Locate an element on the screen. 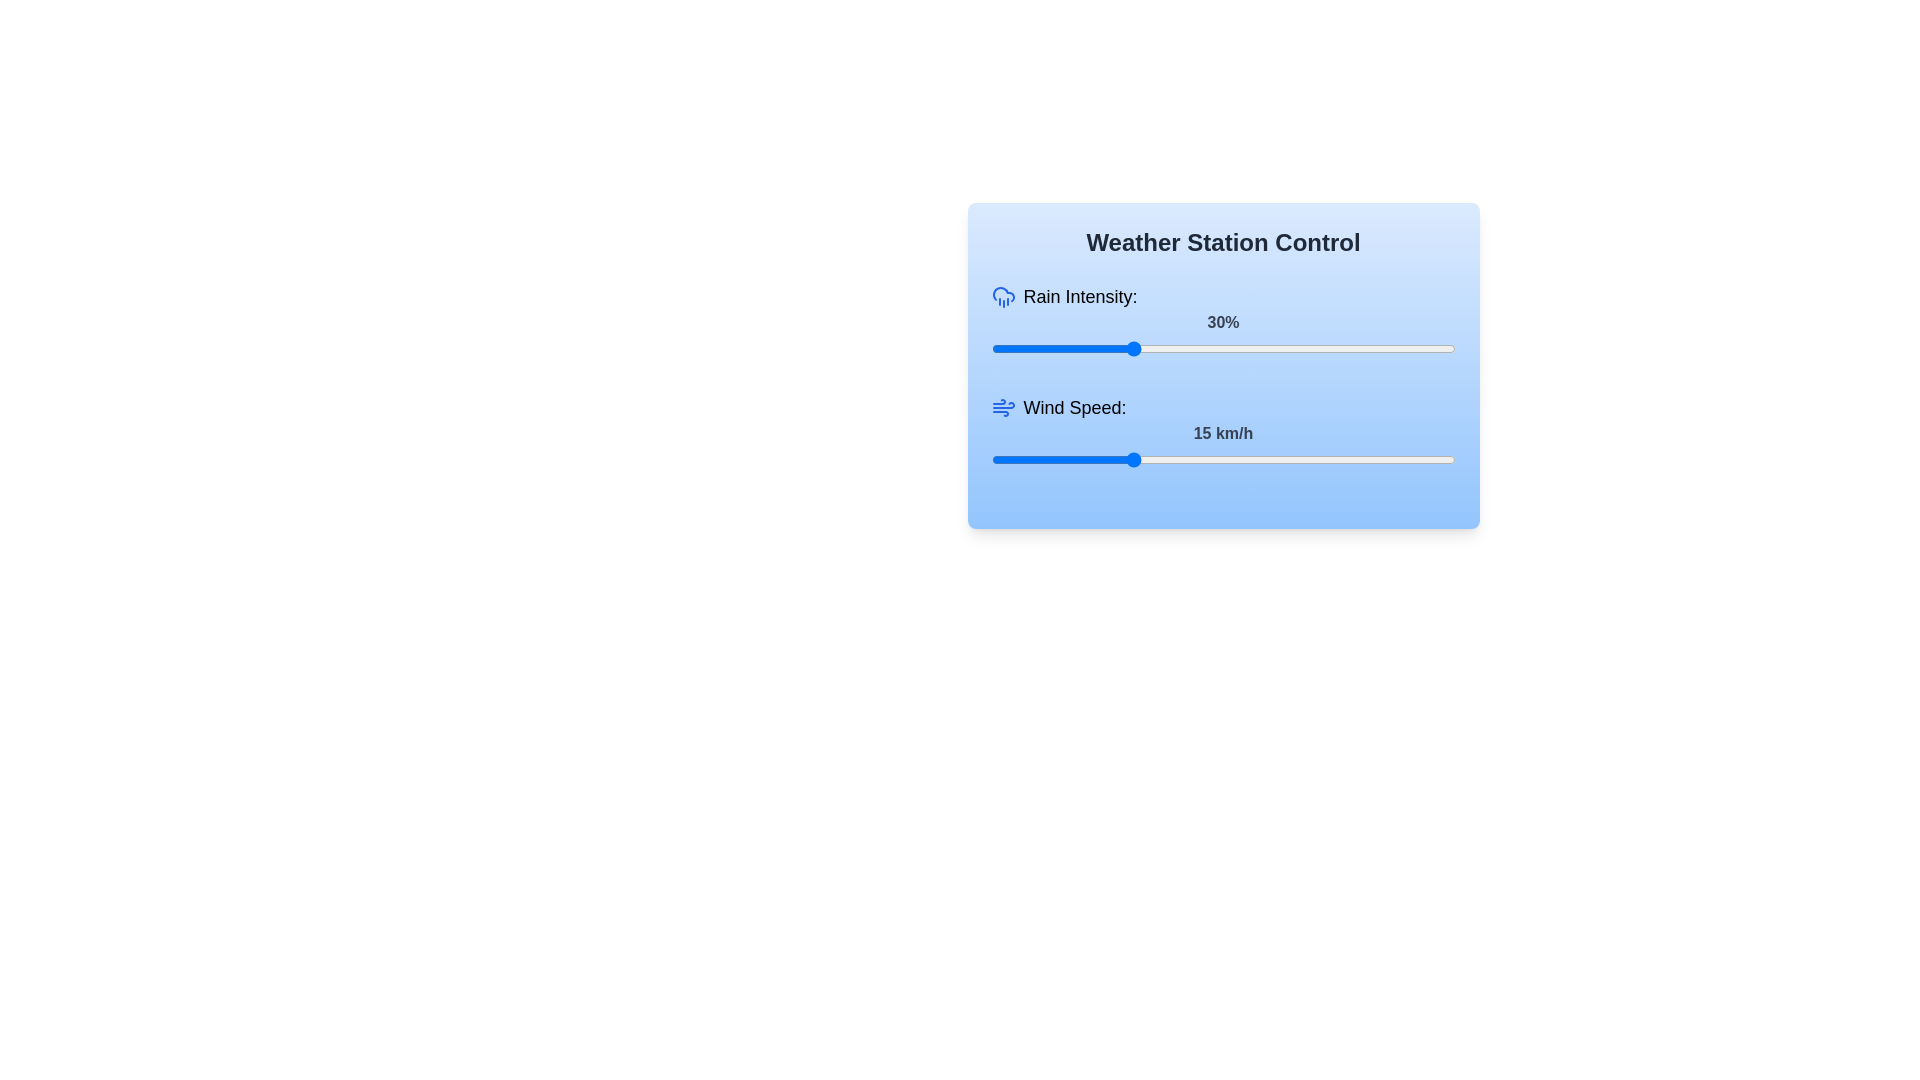  the rain intensity slider to 98% is located at coordinates (1446, 347).